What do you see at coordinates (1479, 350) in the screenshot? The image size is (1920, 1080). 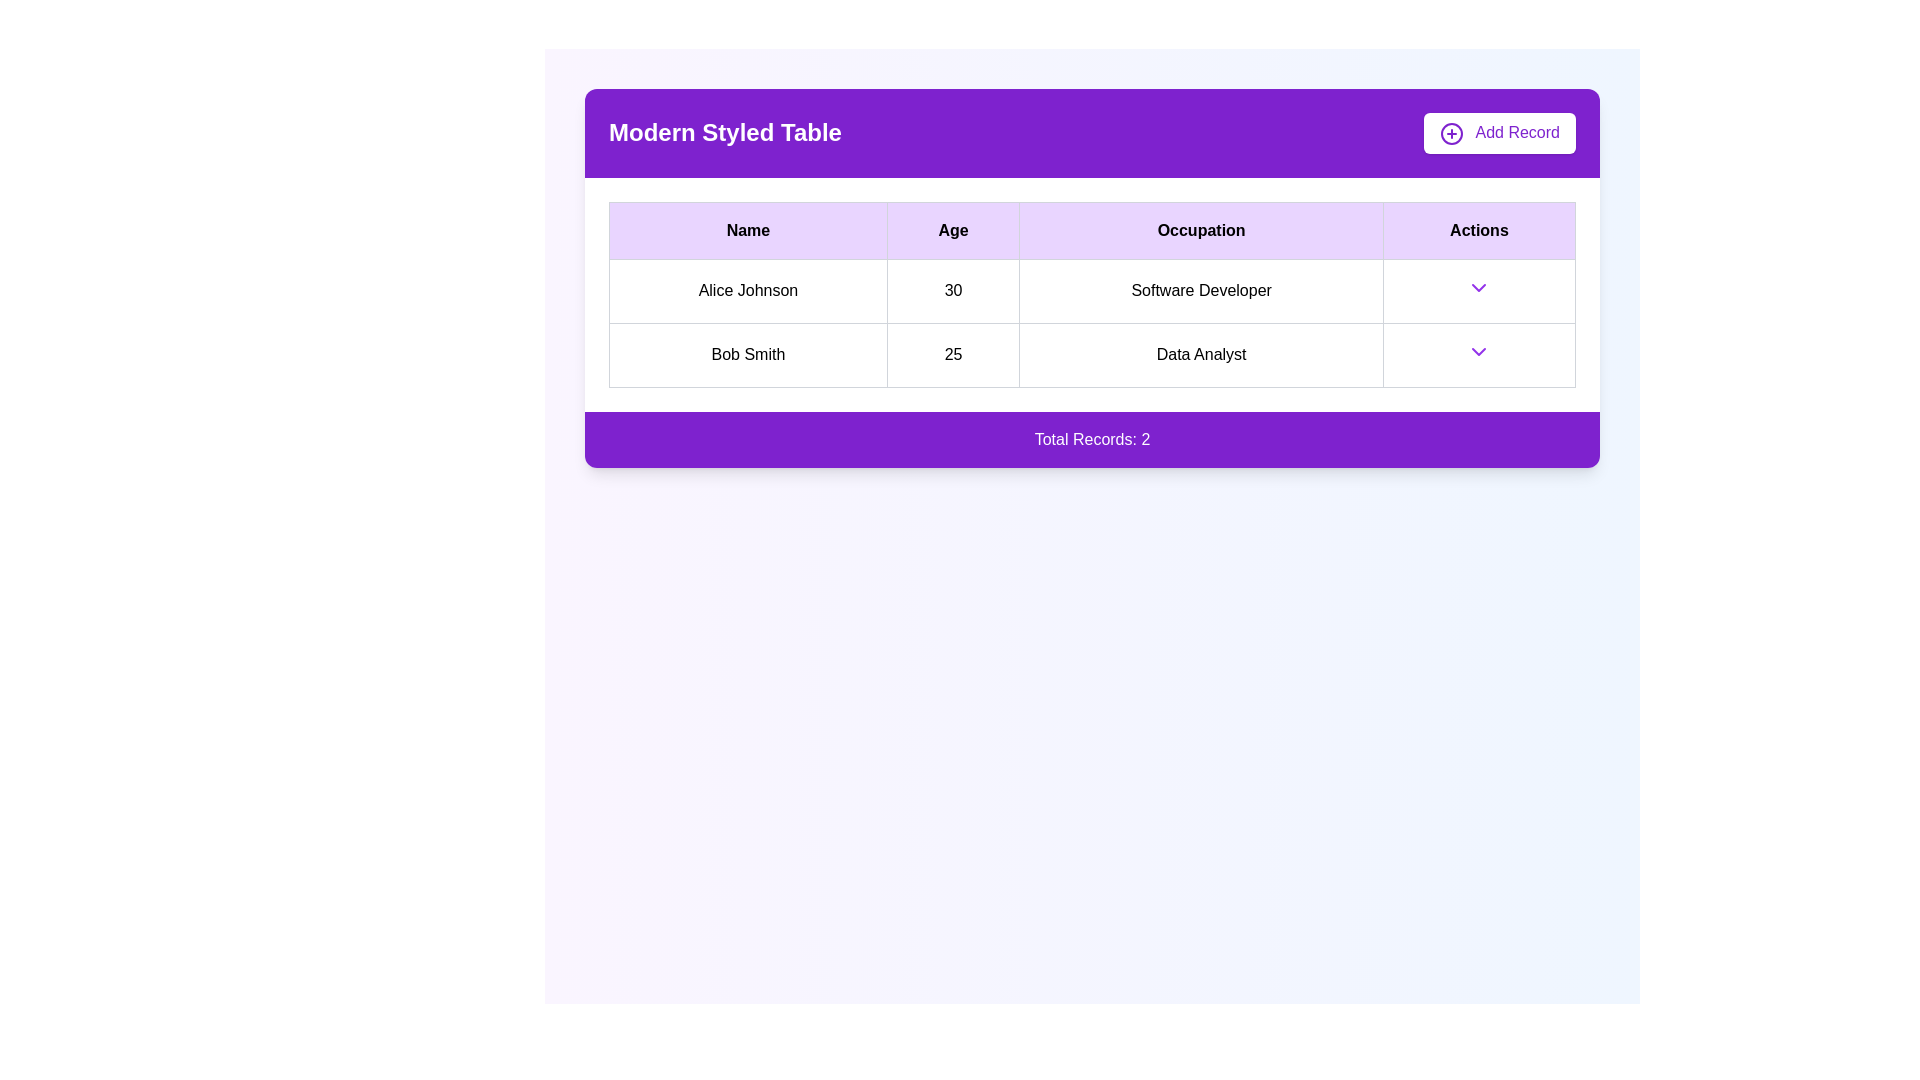 I see `the chevron icon button in the 'Actions' column` at bounding box center [1479, 350].